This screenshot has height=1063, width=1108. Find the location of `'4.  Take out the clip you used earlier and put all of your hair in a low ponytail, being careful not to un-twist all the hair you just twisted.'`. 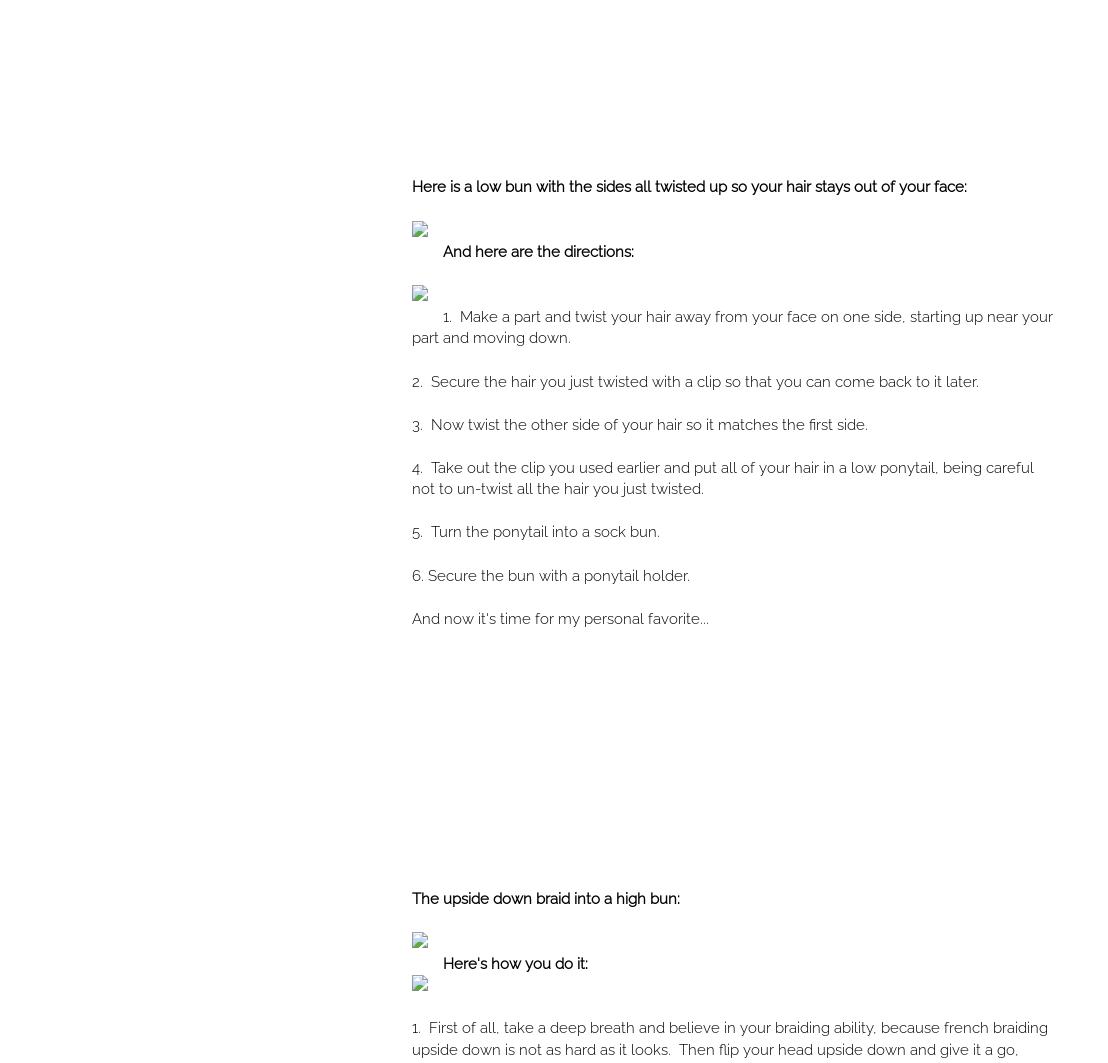

'4.  Take out the clip you used earlier and put all of your hair in a low ponytail, being careful not to un-twist all the hair you just twisted.' is located at coordinates (721, 478).